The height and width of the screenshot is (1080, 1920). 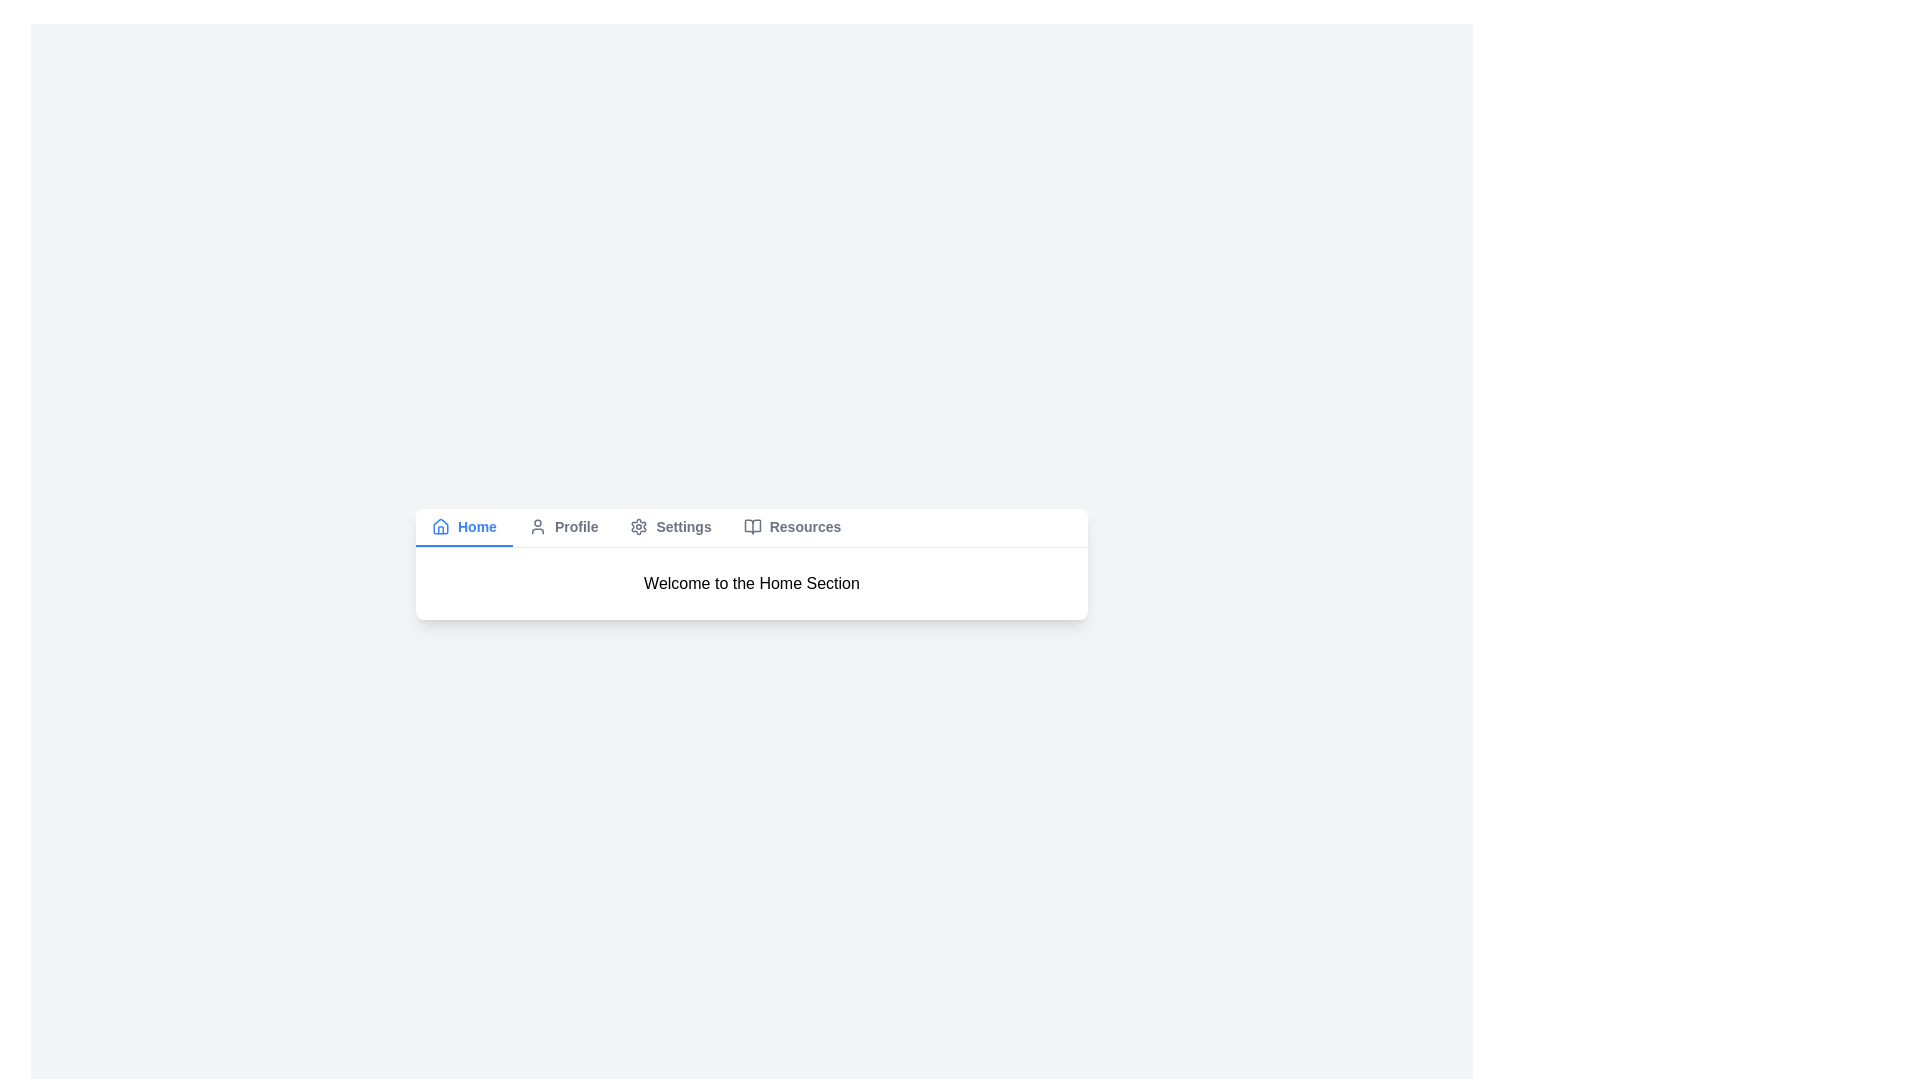 What do you see at coordinates (791, 526) in the screenshot?
I see `the navigation menu item labeled 'Resources'` at bounding box center [791, 526].